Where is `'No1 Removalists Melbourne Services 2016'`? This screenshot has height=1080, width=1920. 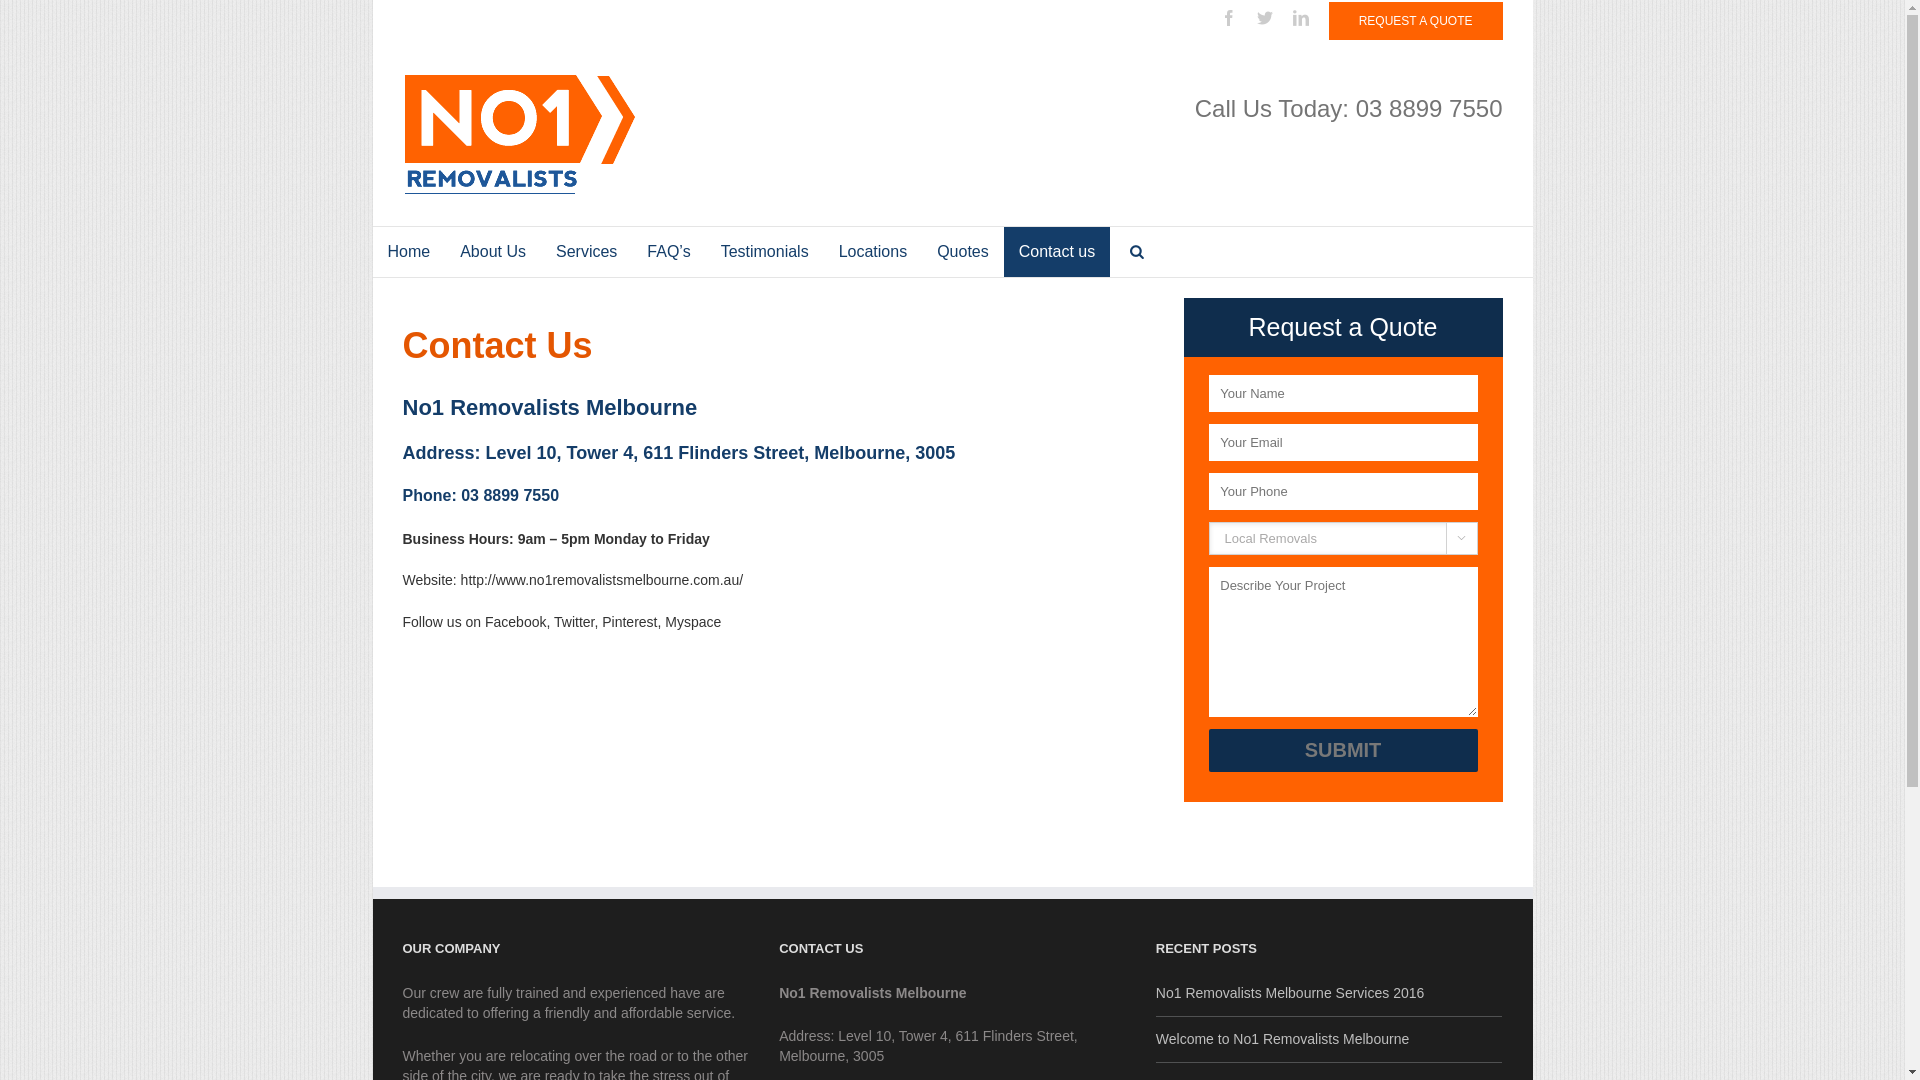 'No1 Removalists Melbourne Services 2016' is located at coordinates (1329, 993).